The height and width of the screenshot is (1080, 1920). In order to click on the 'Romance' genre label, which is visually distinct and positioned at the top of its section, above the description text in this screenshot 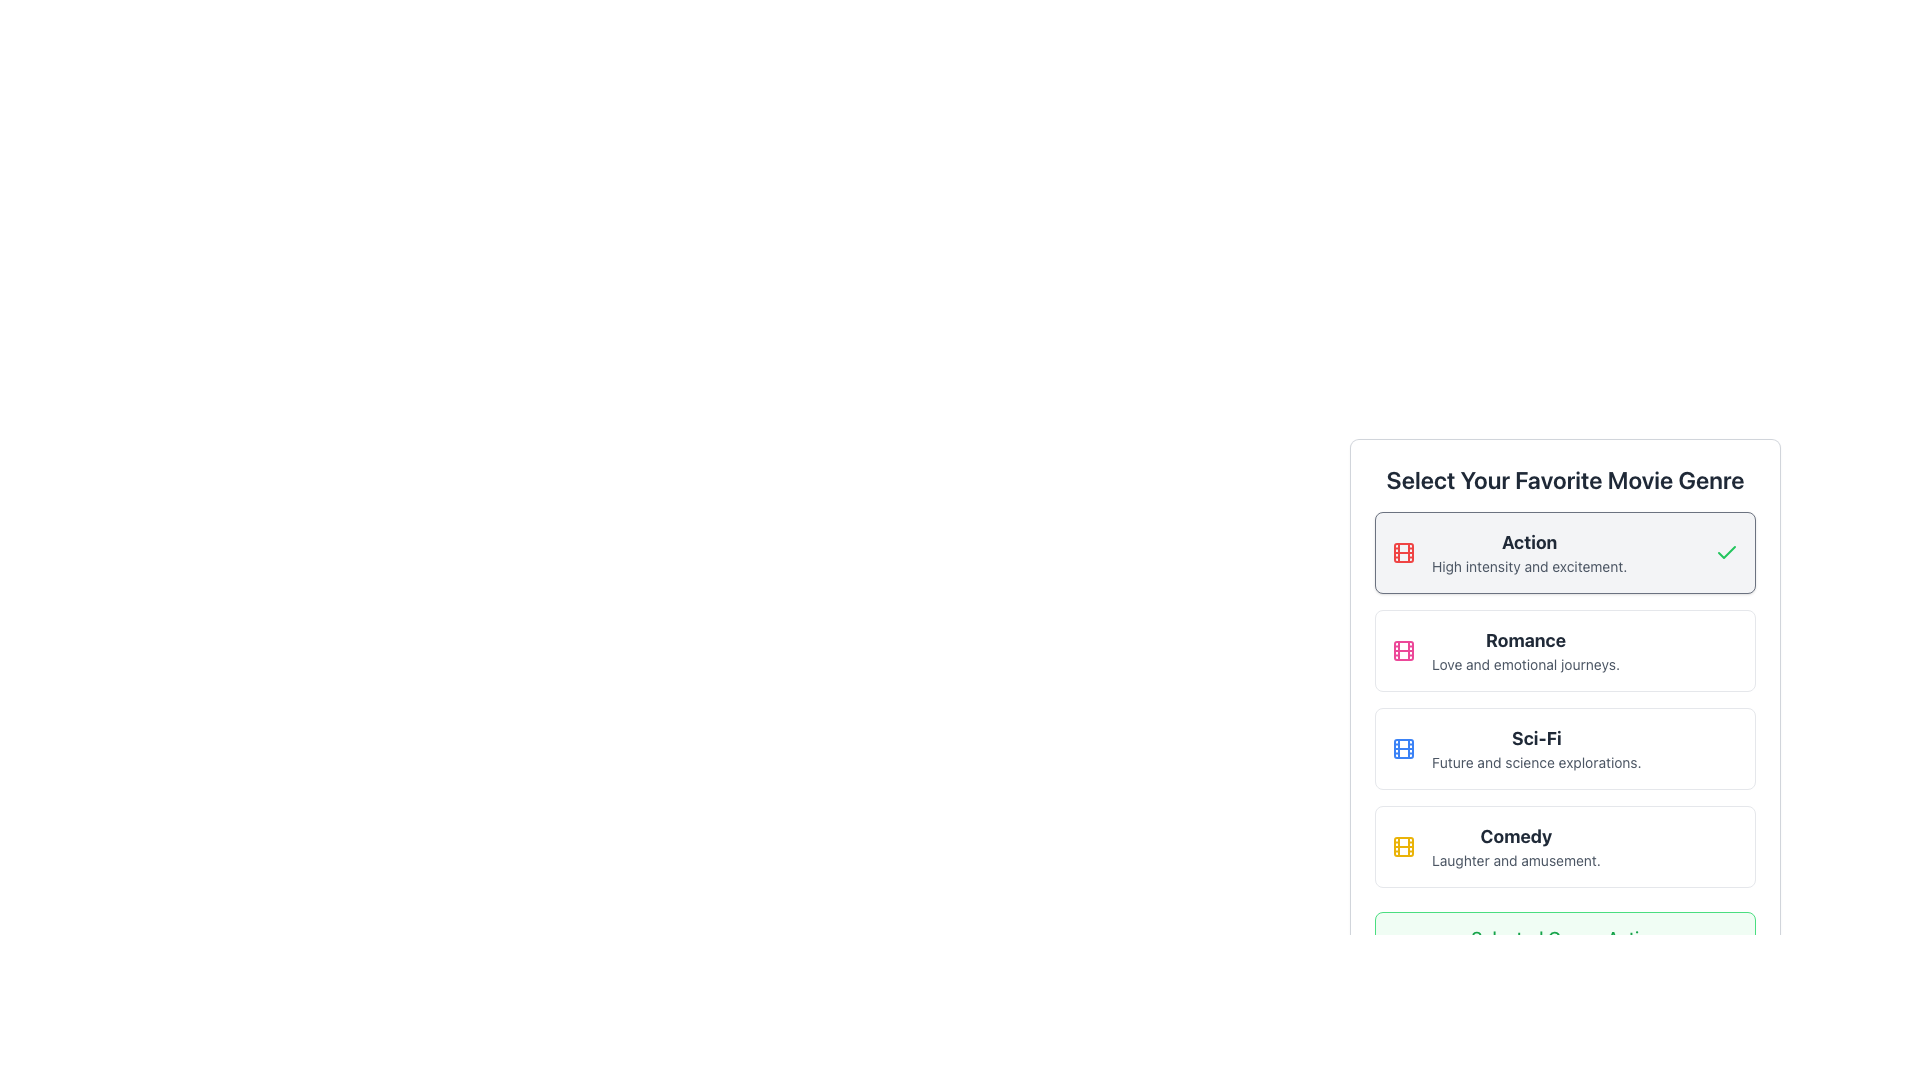, I will do `click(1525, 640)`.